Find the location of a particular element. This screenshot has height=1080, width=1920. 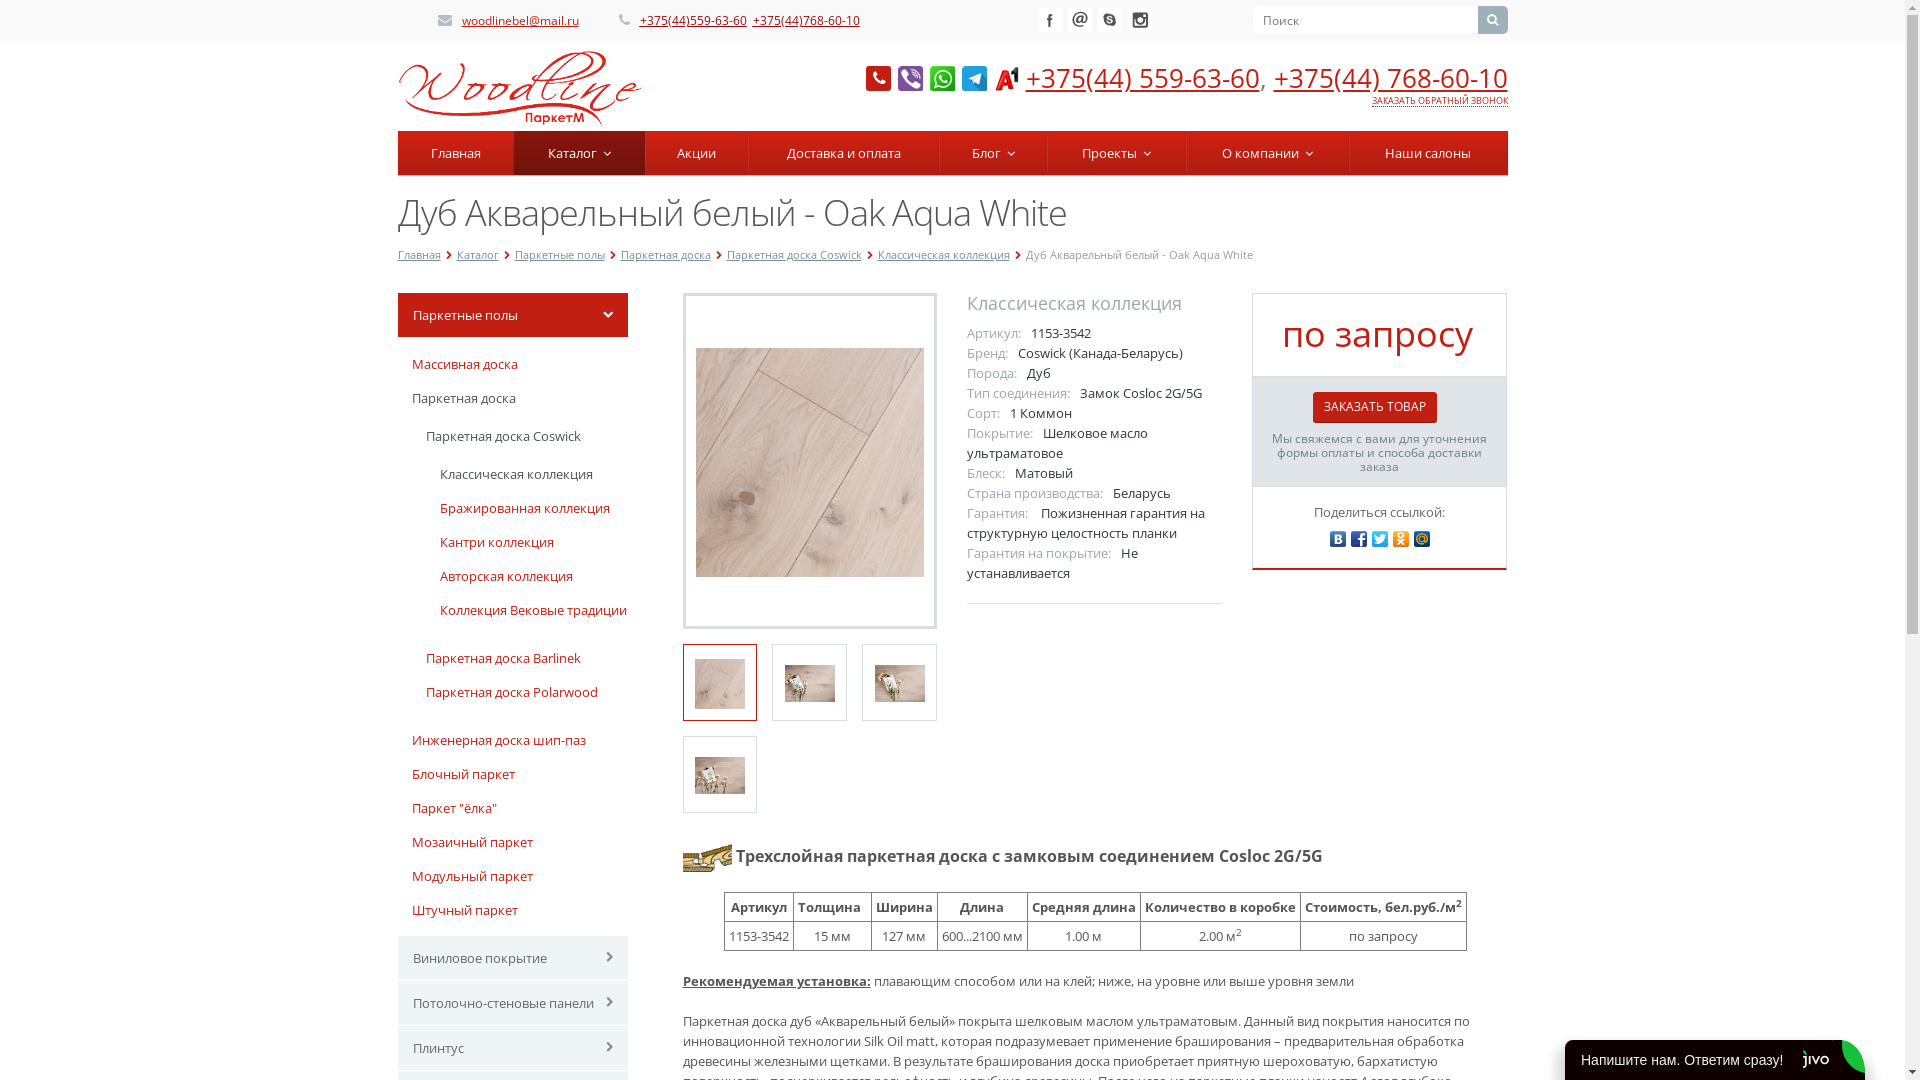

'telegram_icon.png' is located at coordinates (974, 77).